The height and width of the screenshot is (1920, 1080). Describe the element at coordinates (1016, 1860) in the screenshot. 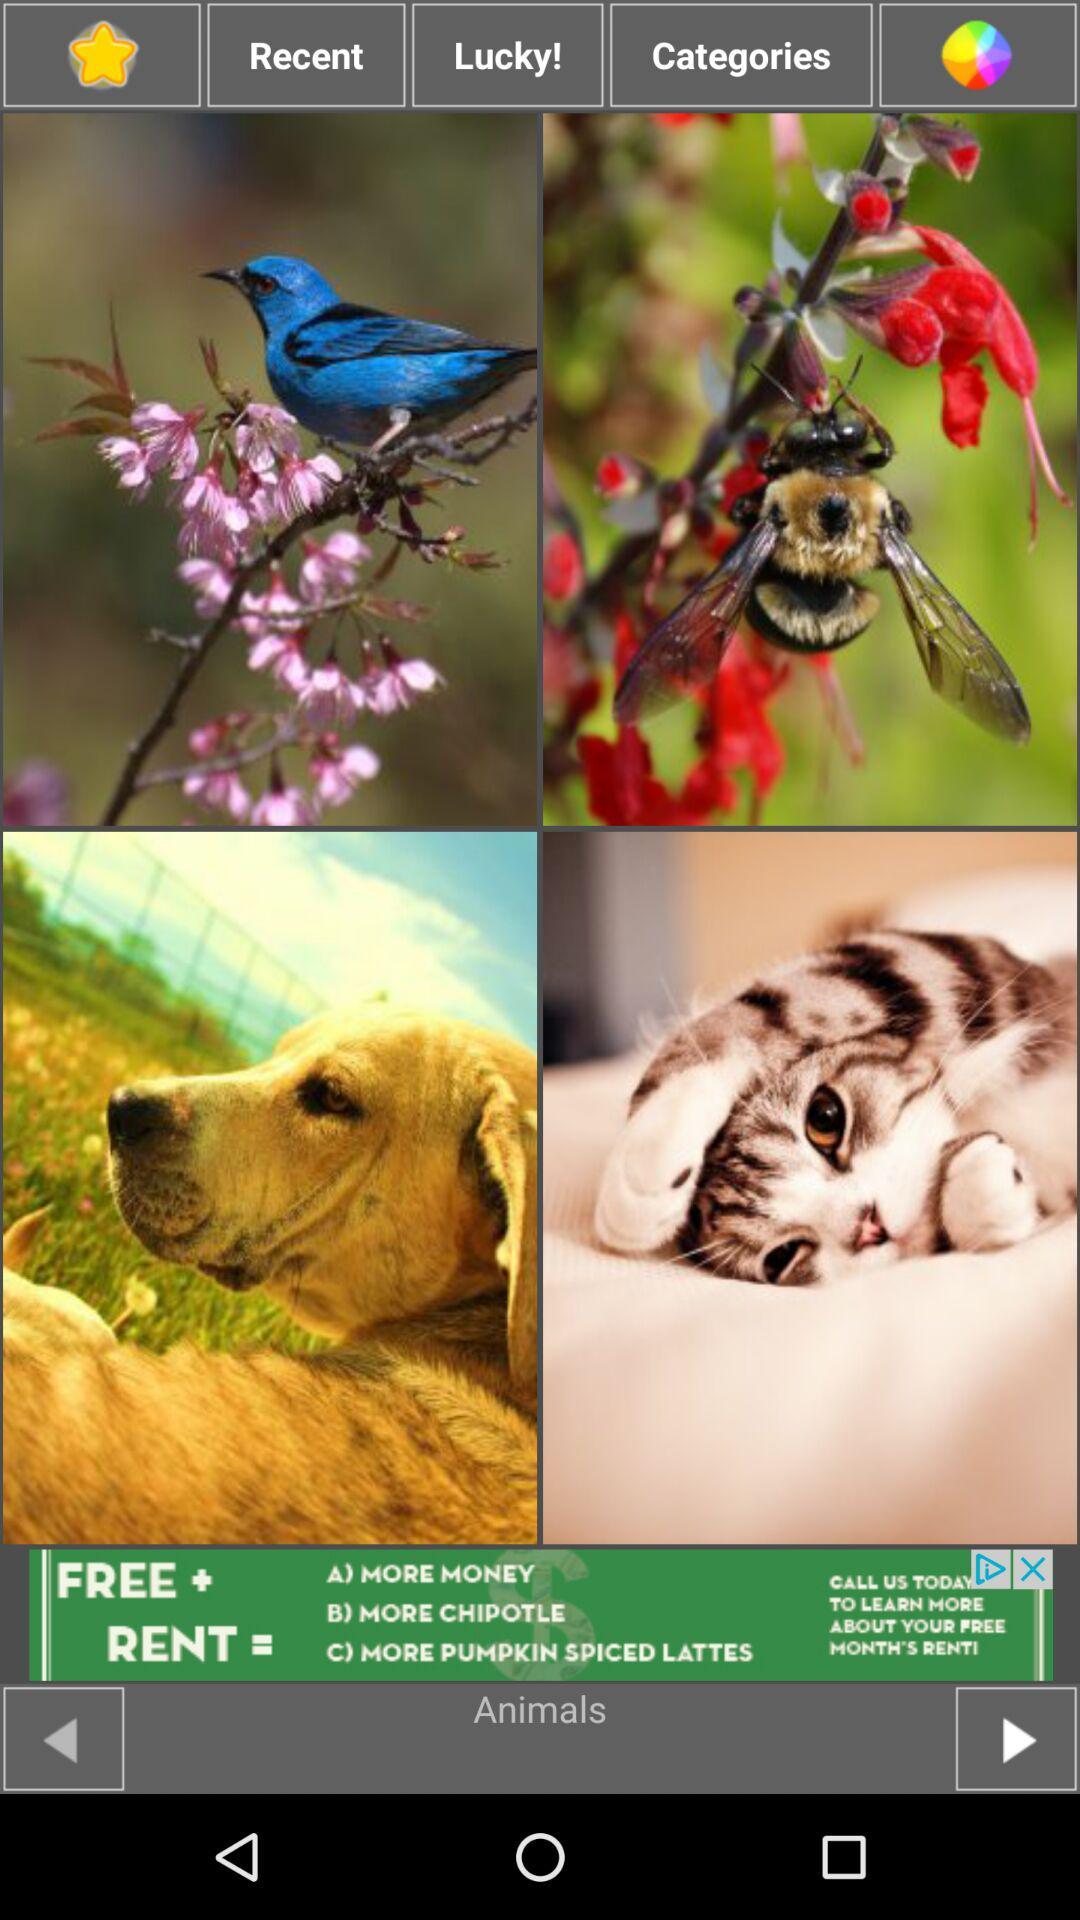

I see `the play icon` at that location.